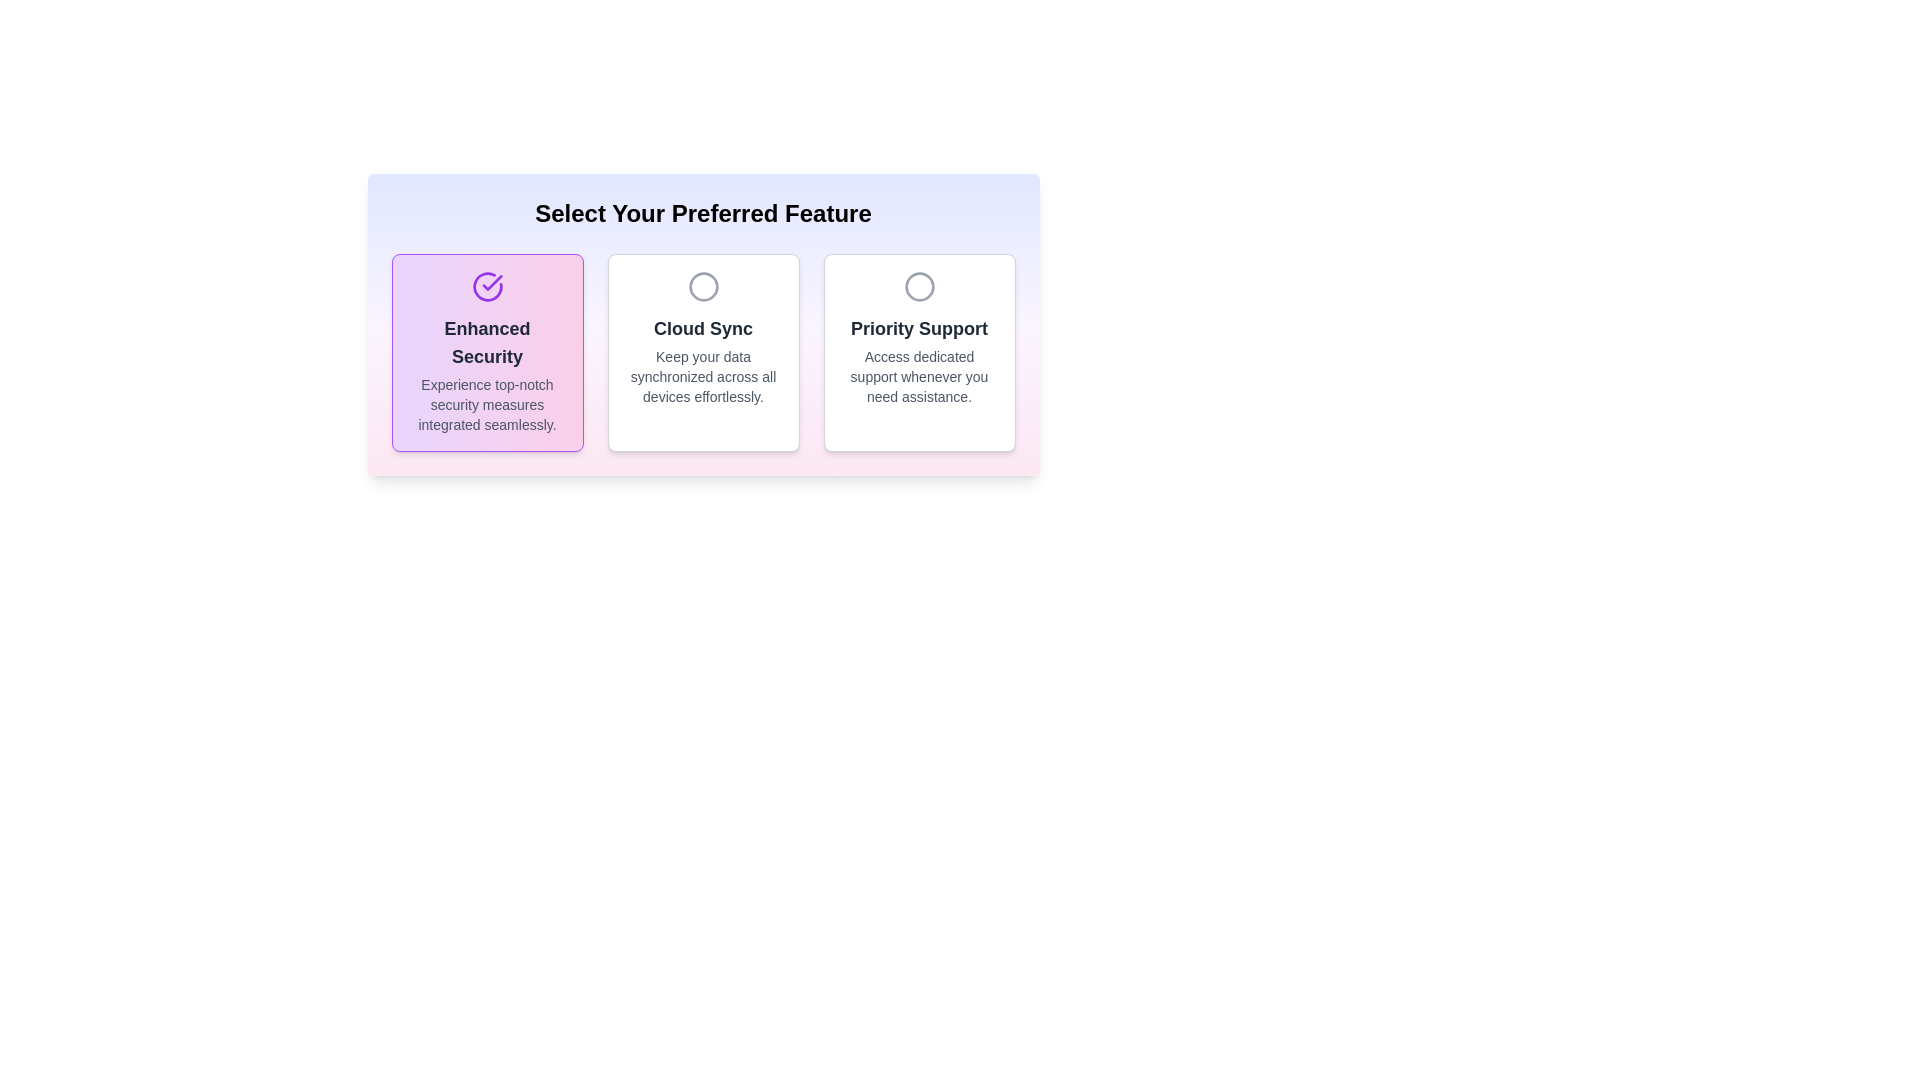 The width and height of the screenshot is (1920, 1080). What do you see at coordinates (703, 286) in the screenshot?
I see `the SVG circle element located at the top-middle of the 'Cloud Sync' card, which has a visible outline and no fill` at bounding box center [703, 286].